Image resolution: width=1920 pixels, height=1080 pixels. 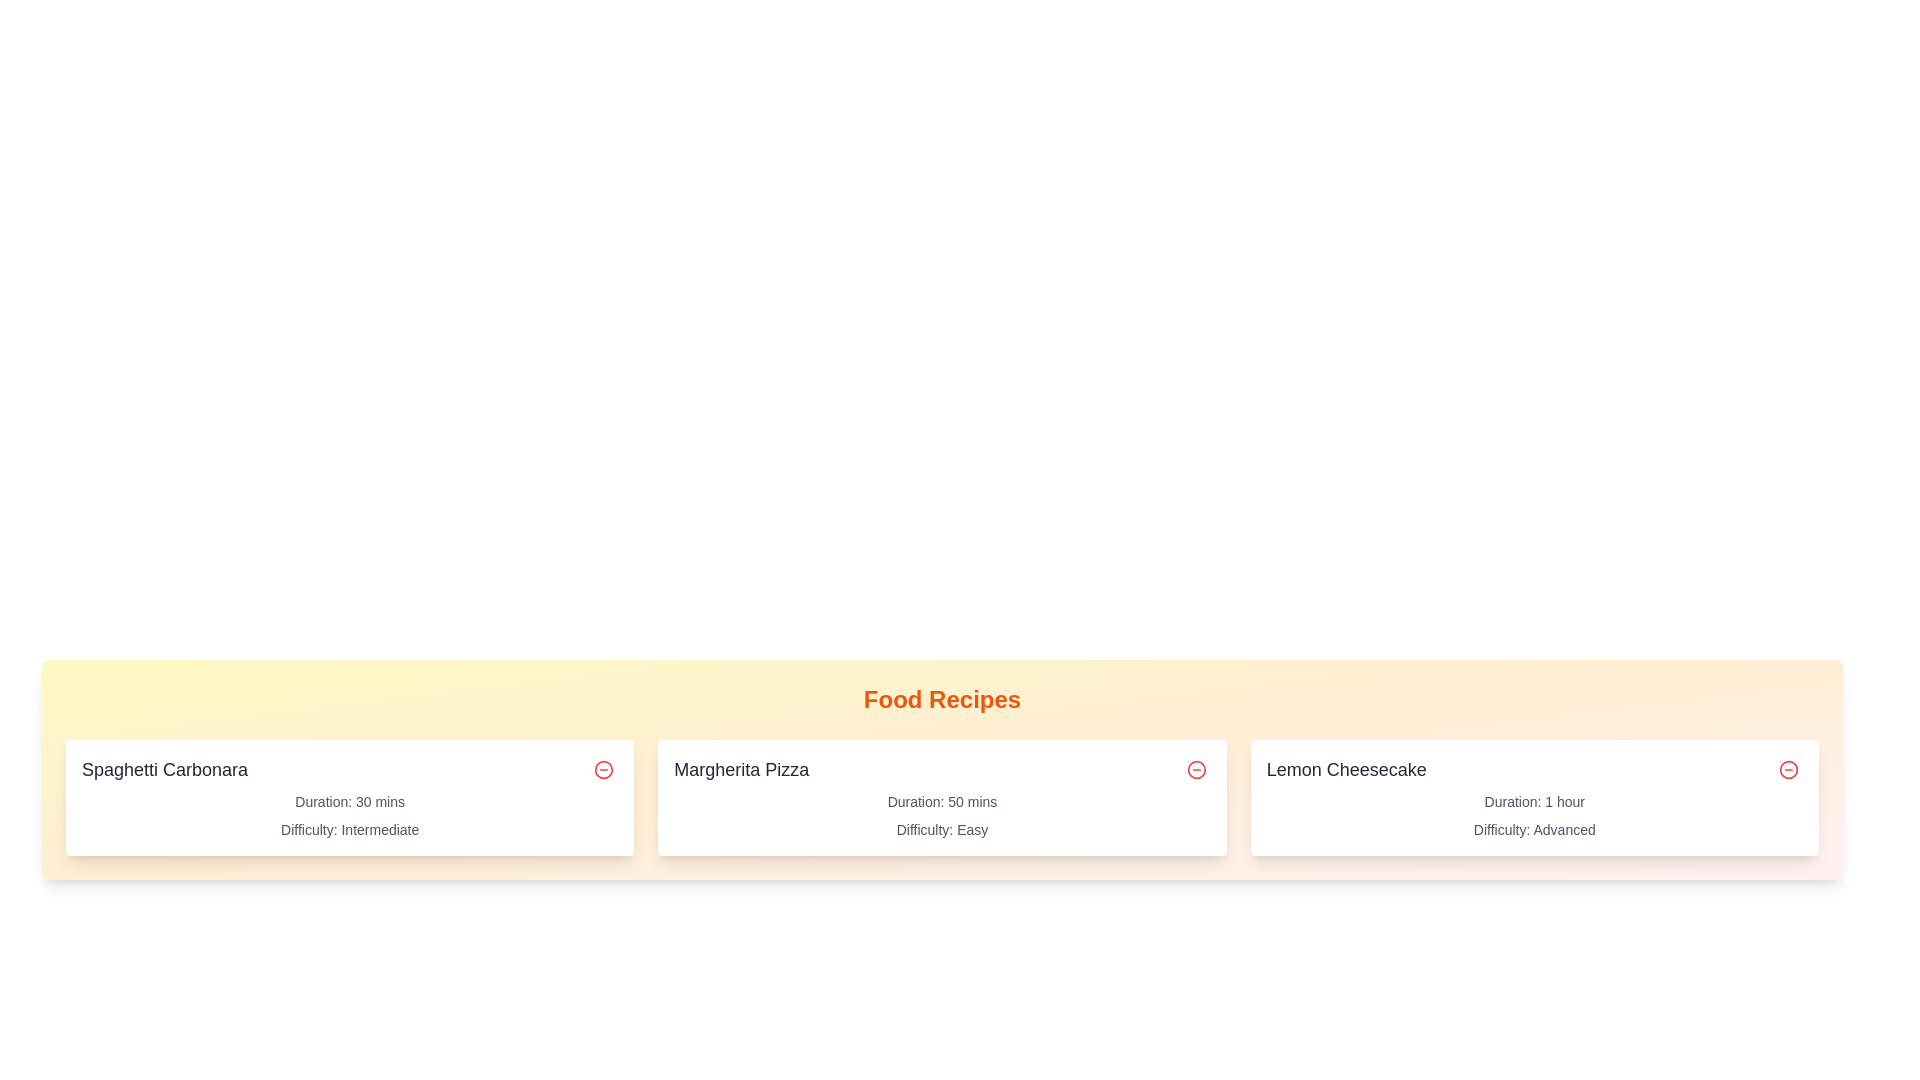 What do you see at coordinates (941, 698) in the screenshot?
I see `text label or heading that indicates the section pertains to recipes, located at the top of the rectangular section containing the recipe cards` at bounding box center [941, 698].